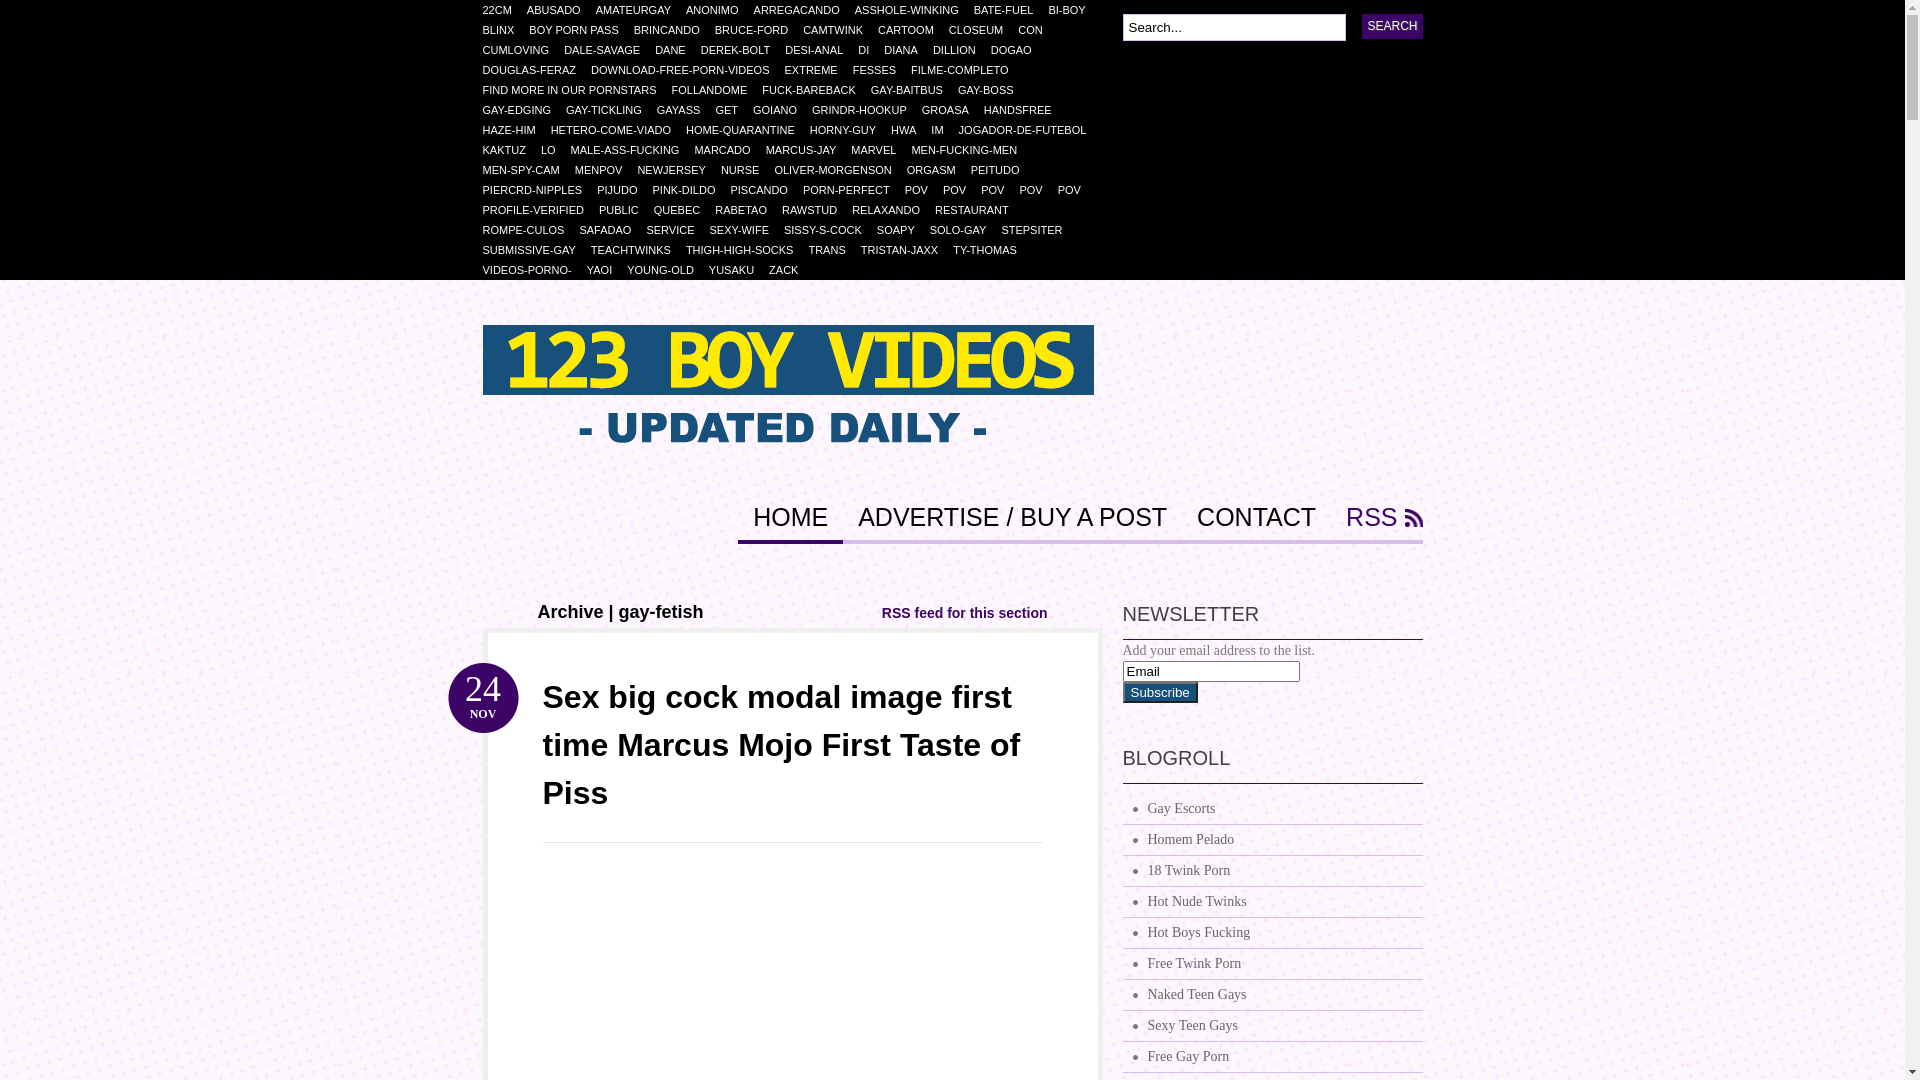 Image resolution: width=1920 pixels, height=1080 pixels. What do you see at coordinates (1046, 10) in the screenshot?
I see `'BI-BOY'` at bounding box center [1046, 10].